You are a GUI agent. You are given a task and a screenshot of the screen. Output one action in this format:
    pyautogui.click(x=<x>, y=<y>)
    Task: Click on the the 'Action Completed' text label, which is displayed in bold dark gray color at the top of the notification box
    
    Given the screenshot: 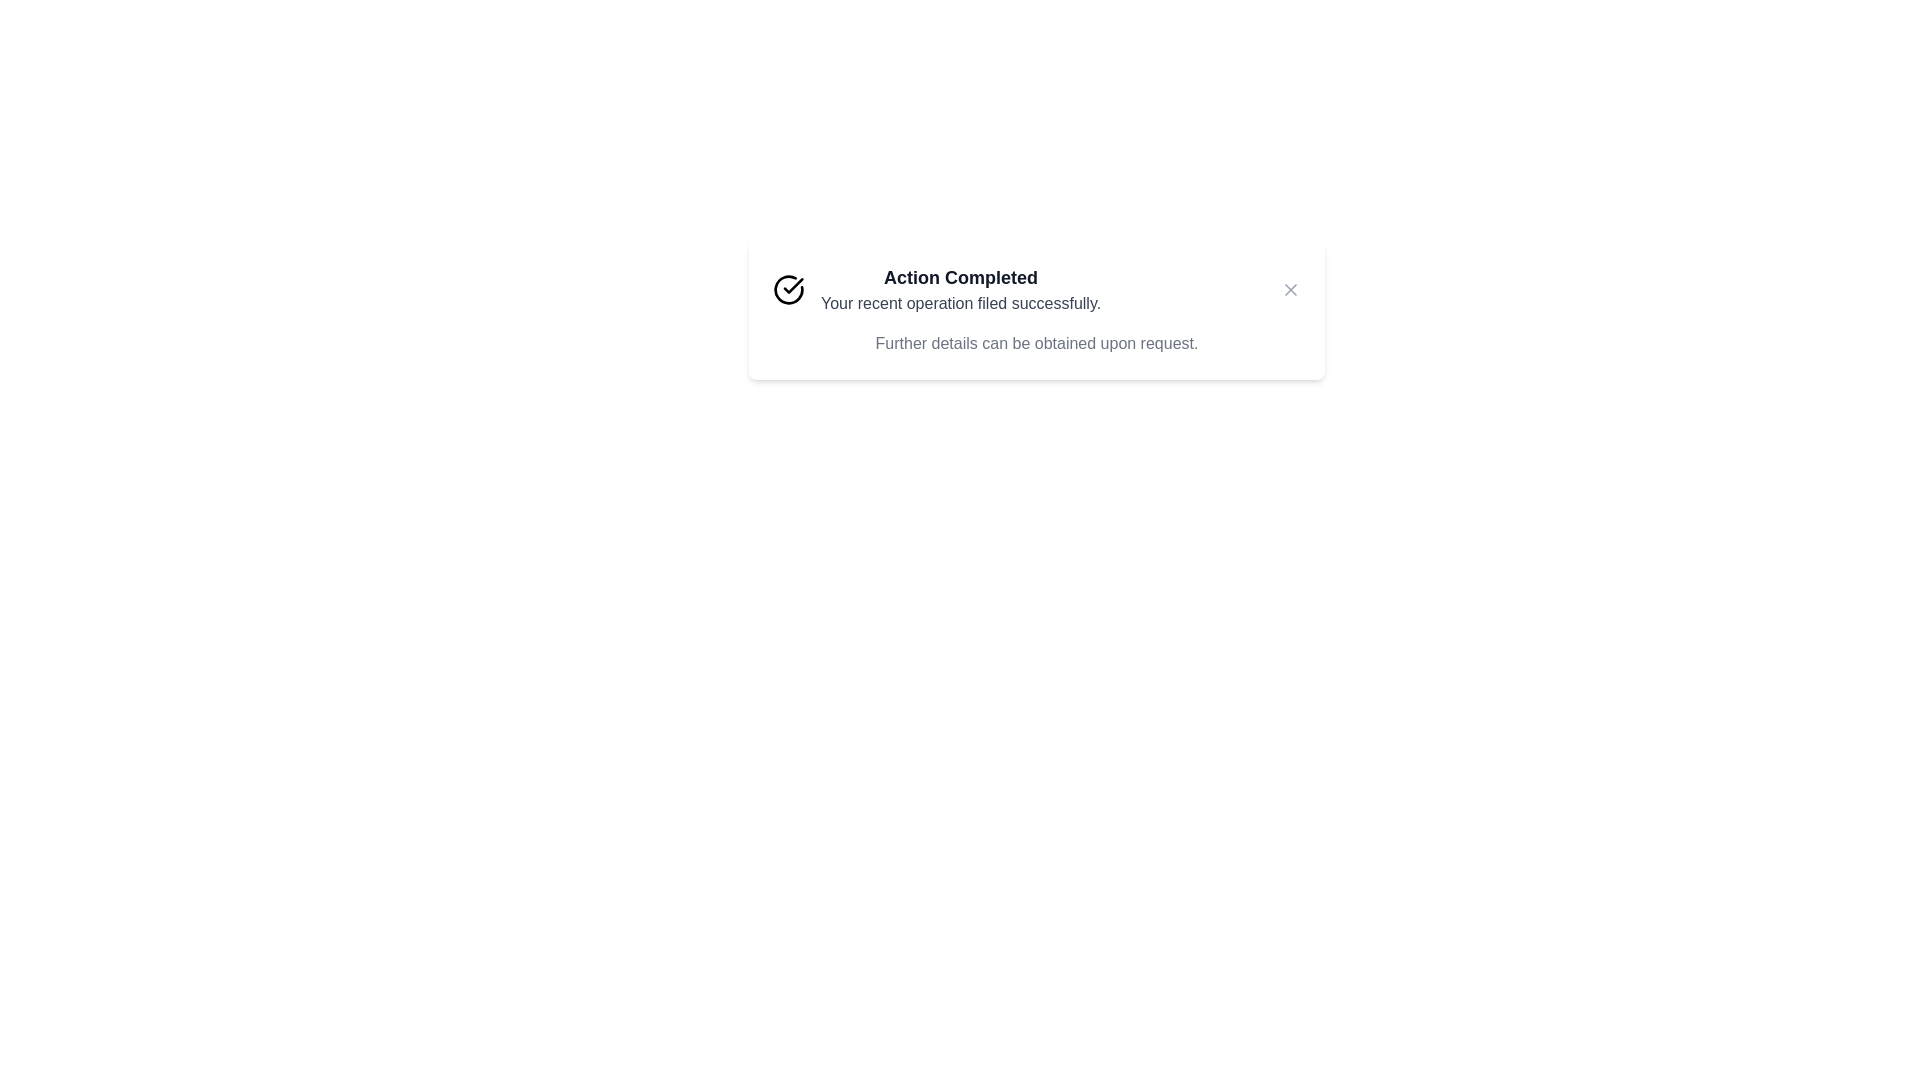 What is the action you would take?
    pyautogui.click(x=961, y=277)
    